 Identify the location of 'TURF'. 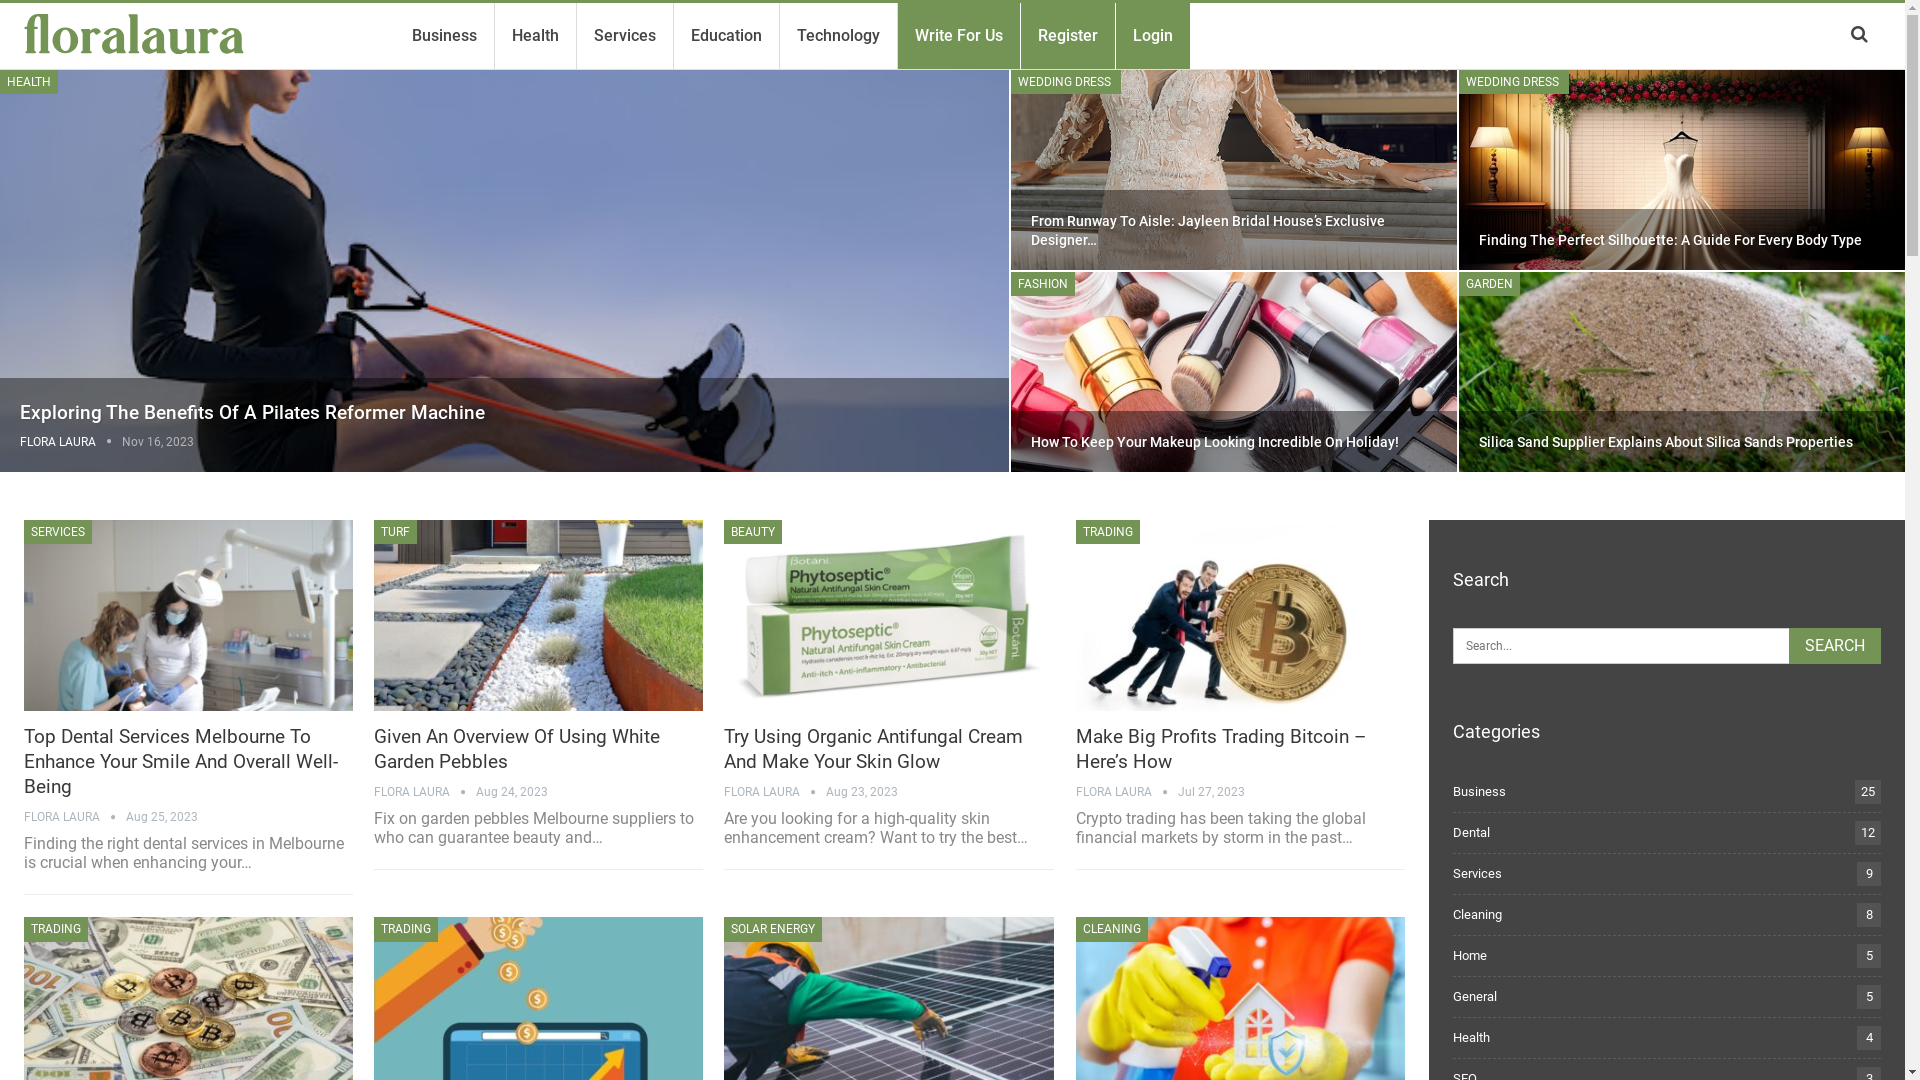
(374, 531).